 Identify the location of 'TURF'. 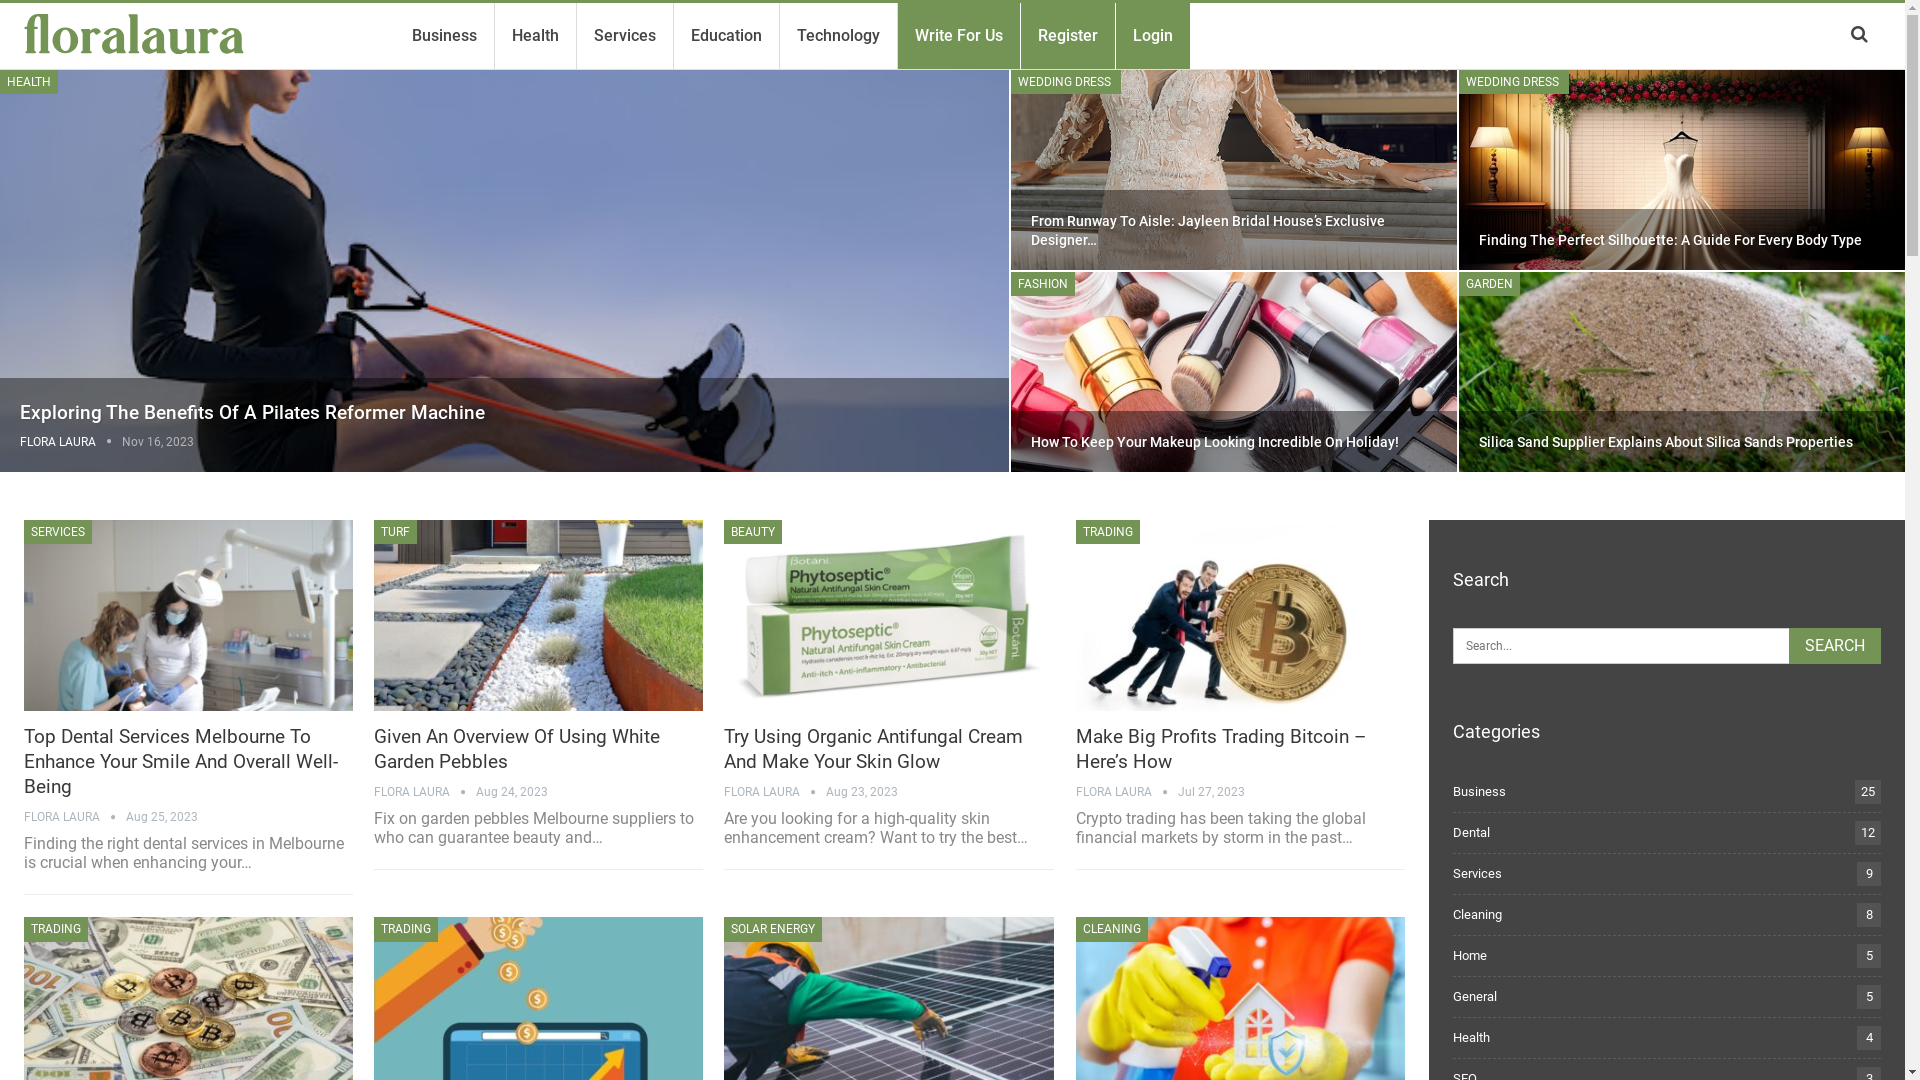
(374, 531).